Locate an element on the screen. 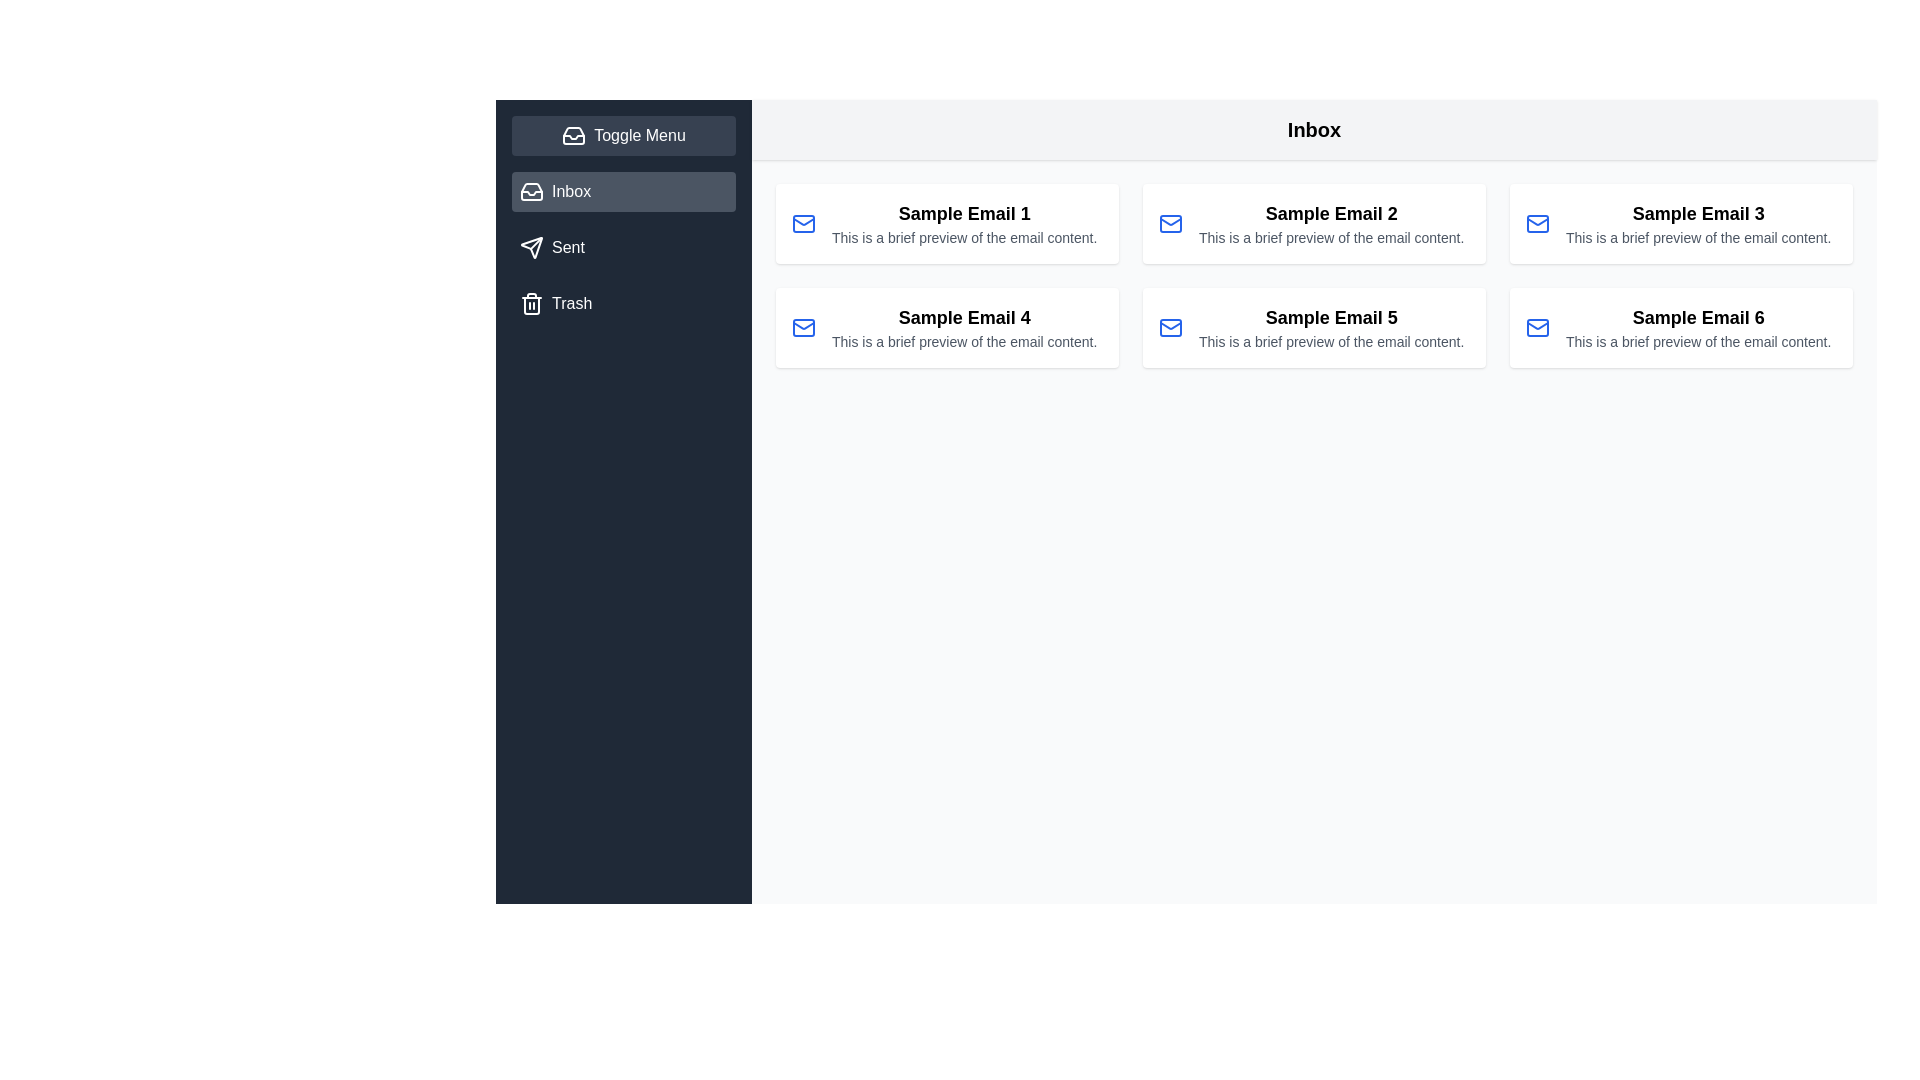  preview text element located below the header 'Sample Email 5', which provides insight into the email content without opening it is located at coordinates (1331, 341).